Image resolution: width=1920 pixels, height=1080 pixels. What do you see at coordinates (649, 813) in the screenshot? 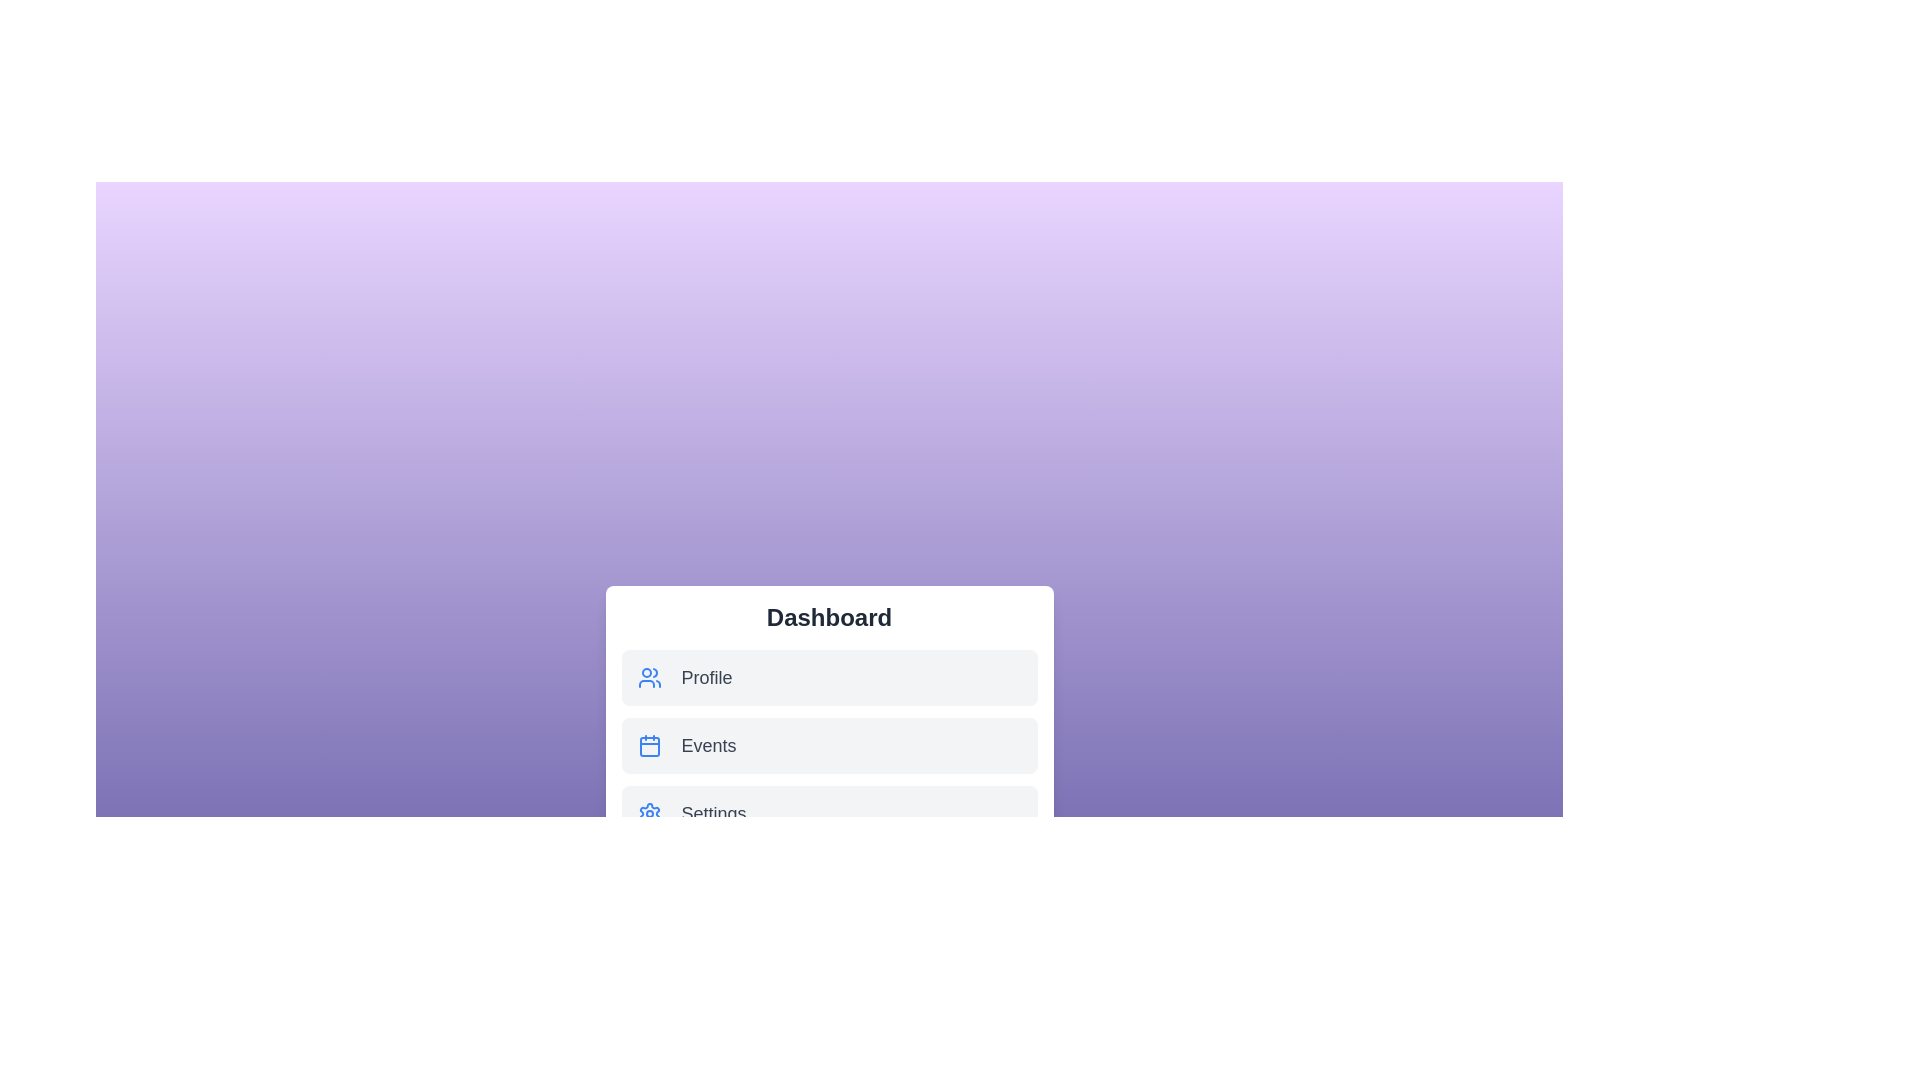
I see `the blue gear SVG icon for settings, located` at bounding box center [649, 813].